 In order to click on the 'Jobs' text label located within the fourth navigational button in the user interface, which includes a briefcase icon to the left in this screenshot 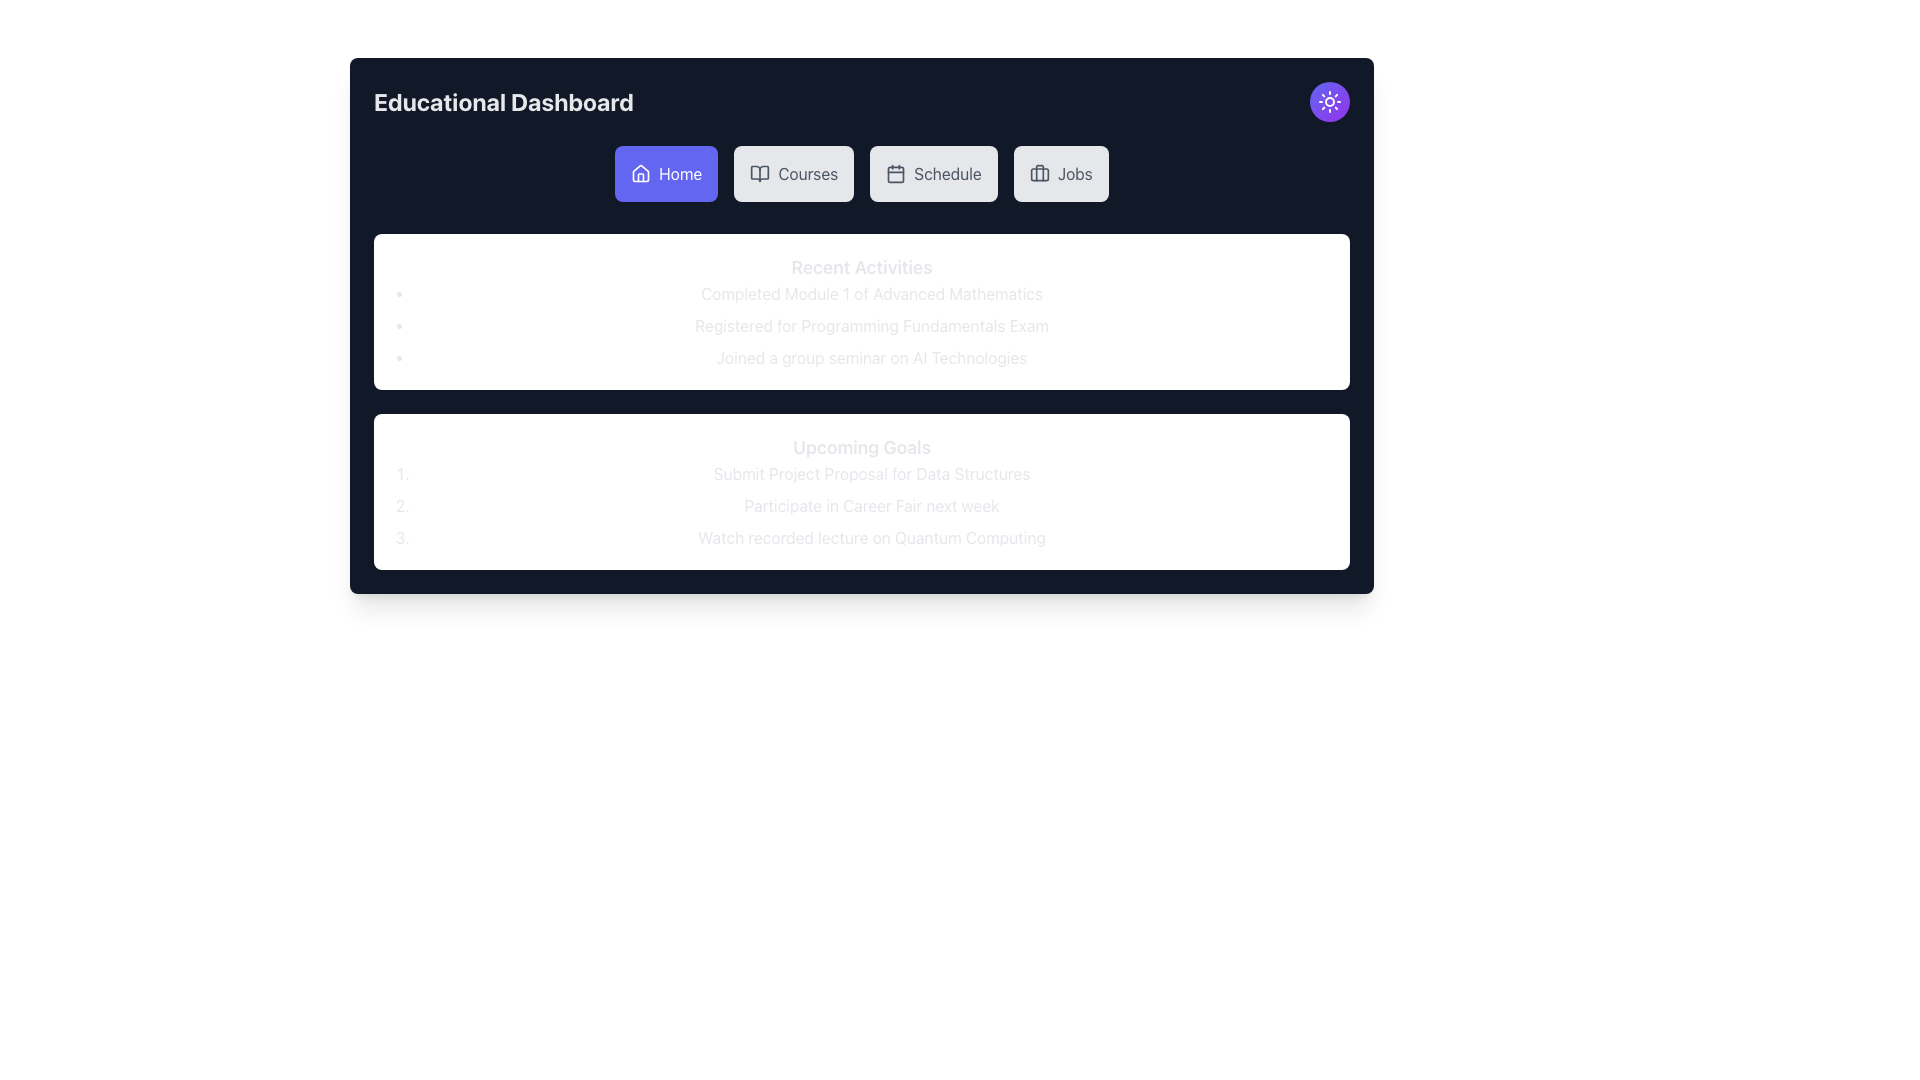, I will do `click(1074, 172)`.